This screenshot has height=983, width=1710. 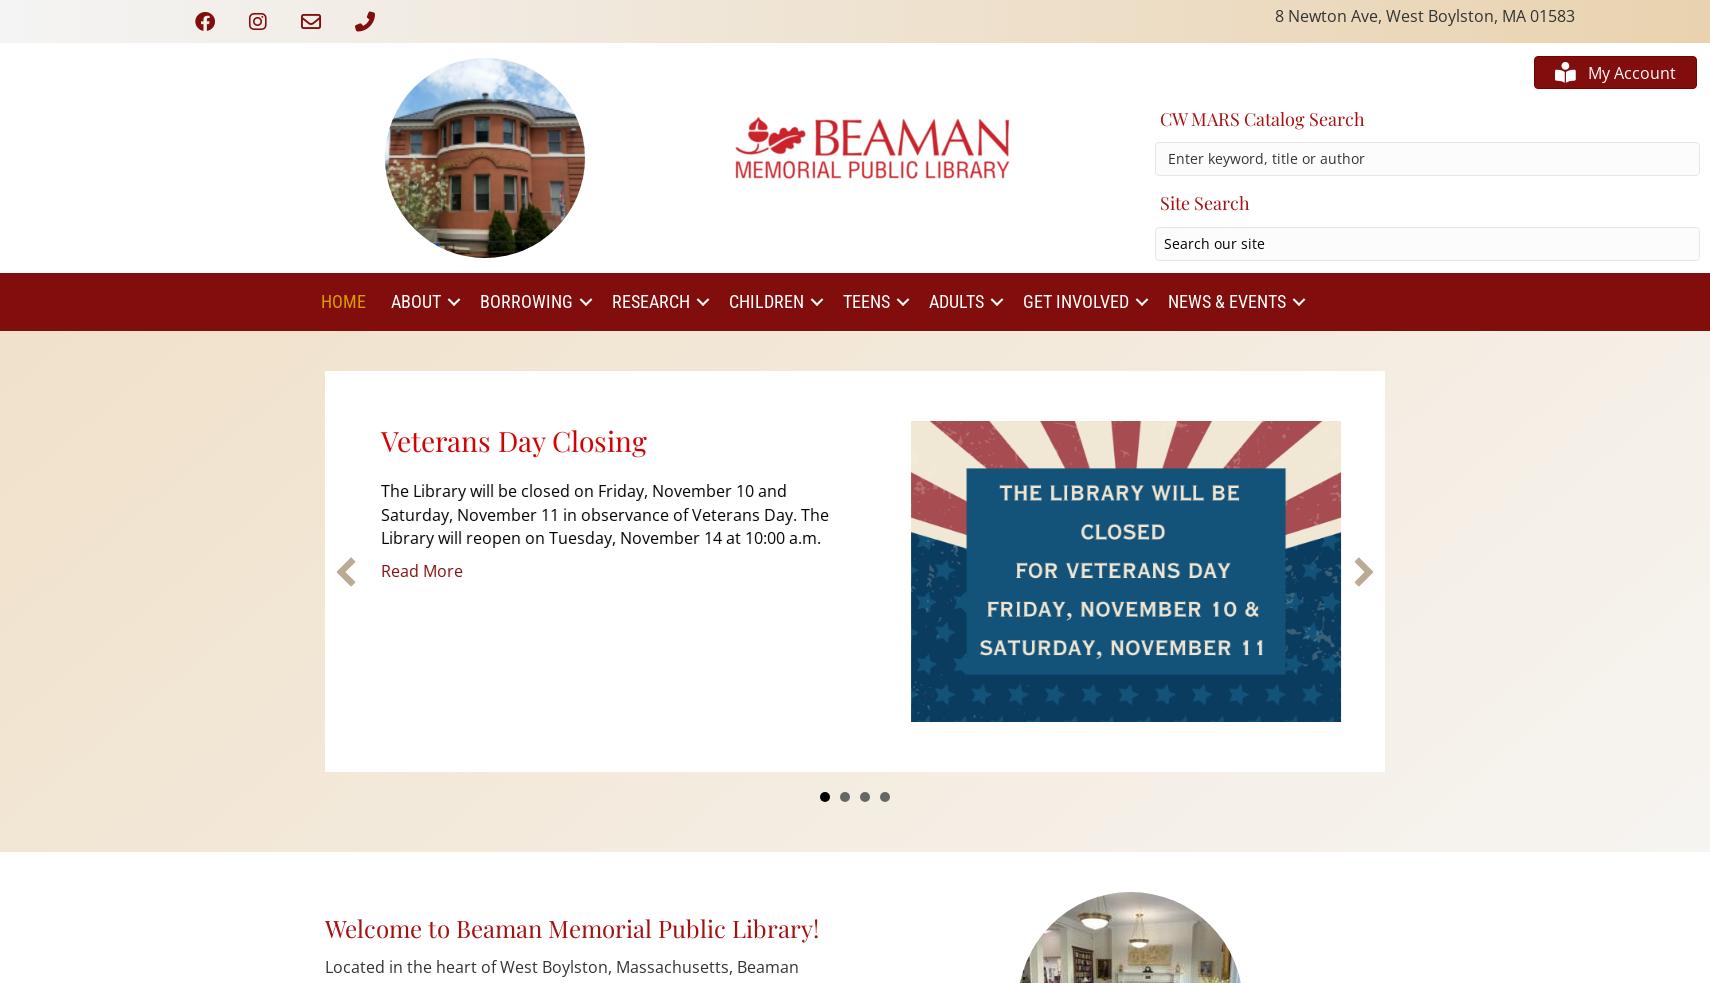 I want to click on 'Site Search', so click(x=1158, y=202).